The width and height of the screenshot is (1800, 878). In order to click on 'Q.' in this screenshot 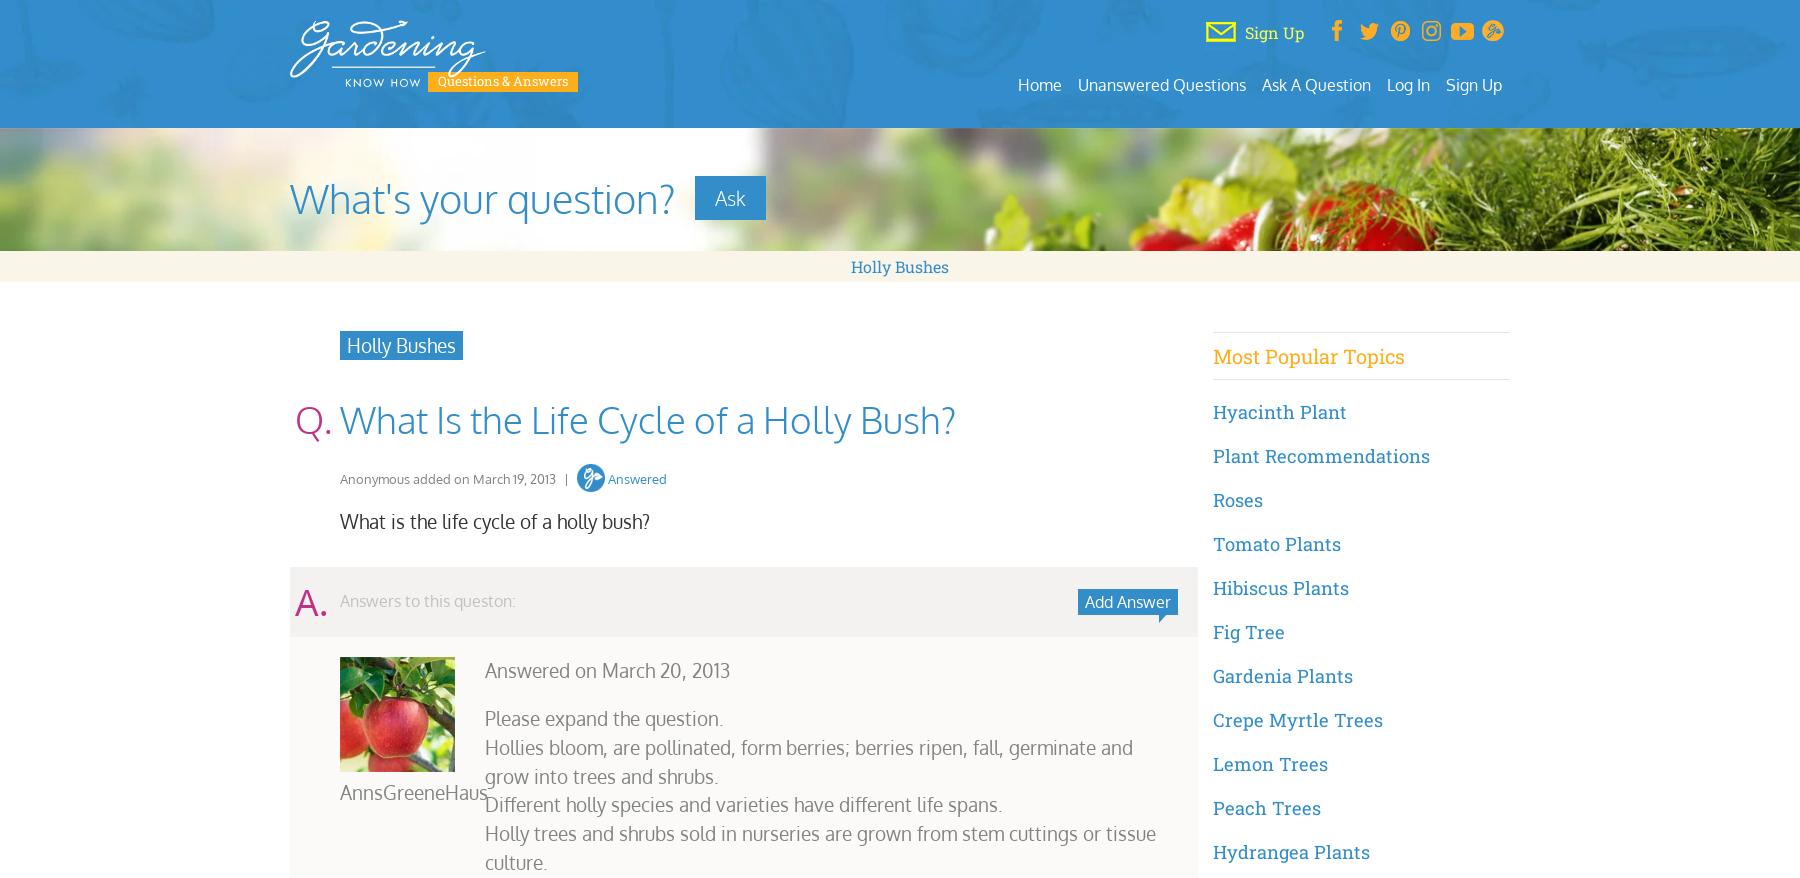, I will do `click(312, 419)`.